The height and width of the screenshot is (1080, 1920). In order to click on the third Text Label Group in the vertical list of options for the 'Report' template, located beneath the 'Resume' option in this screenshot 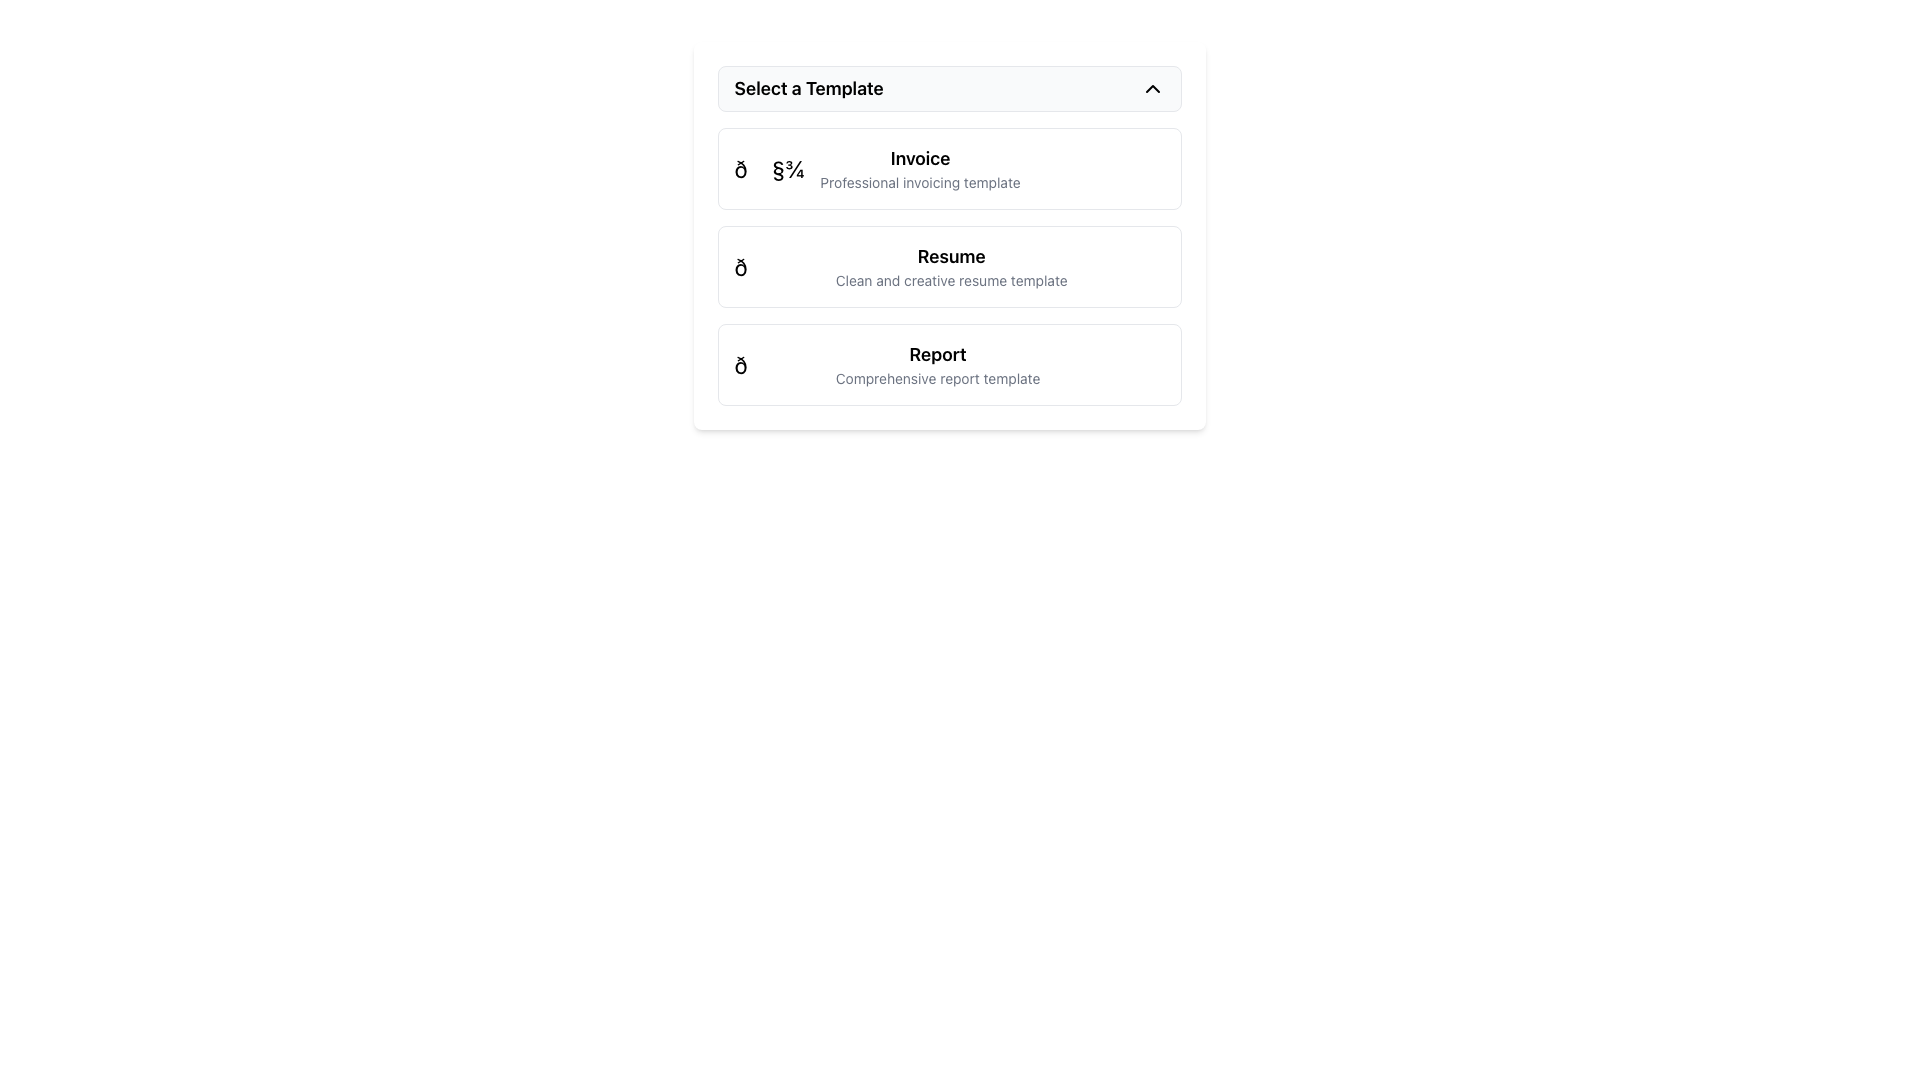, I will do `click(937, 365)`.